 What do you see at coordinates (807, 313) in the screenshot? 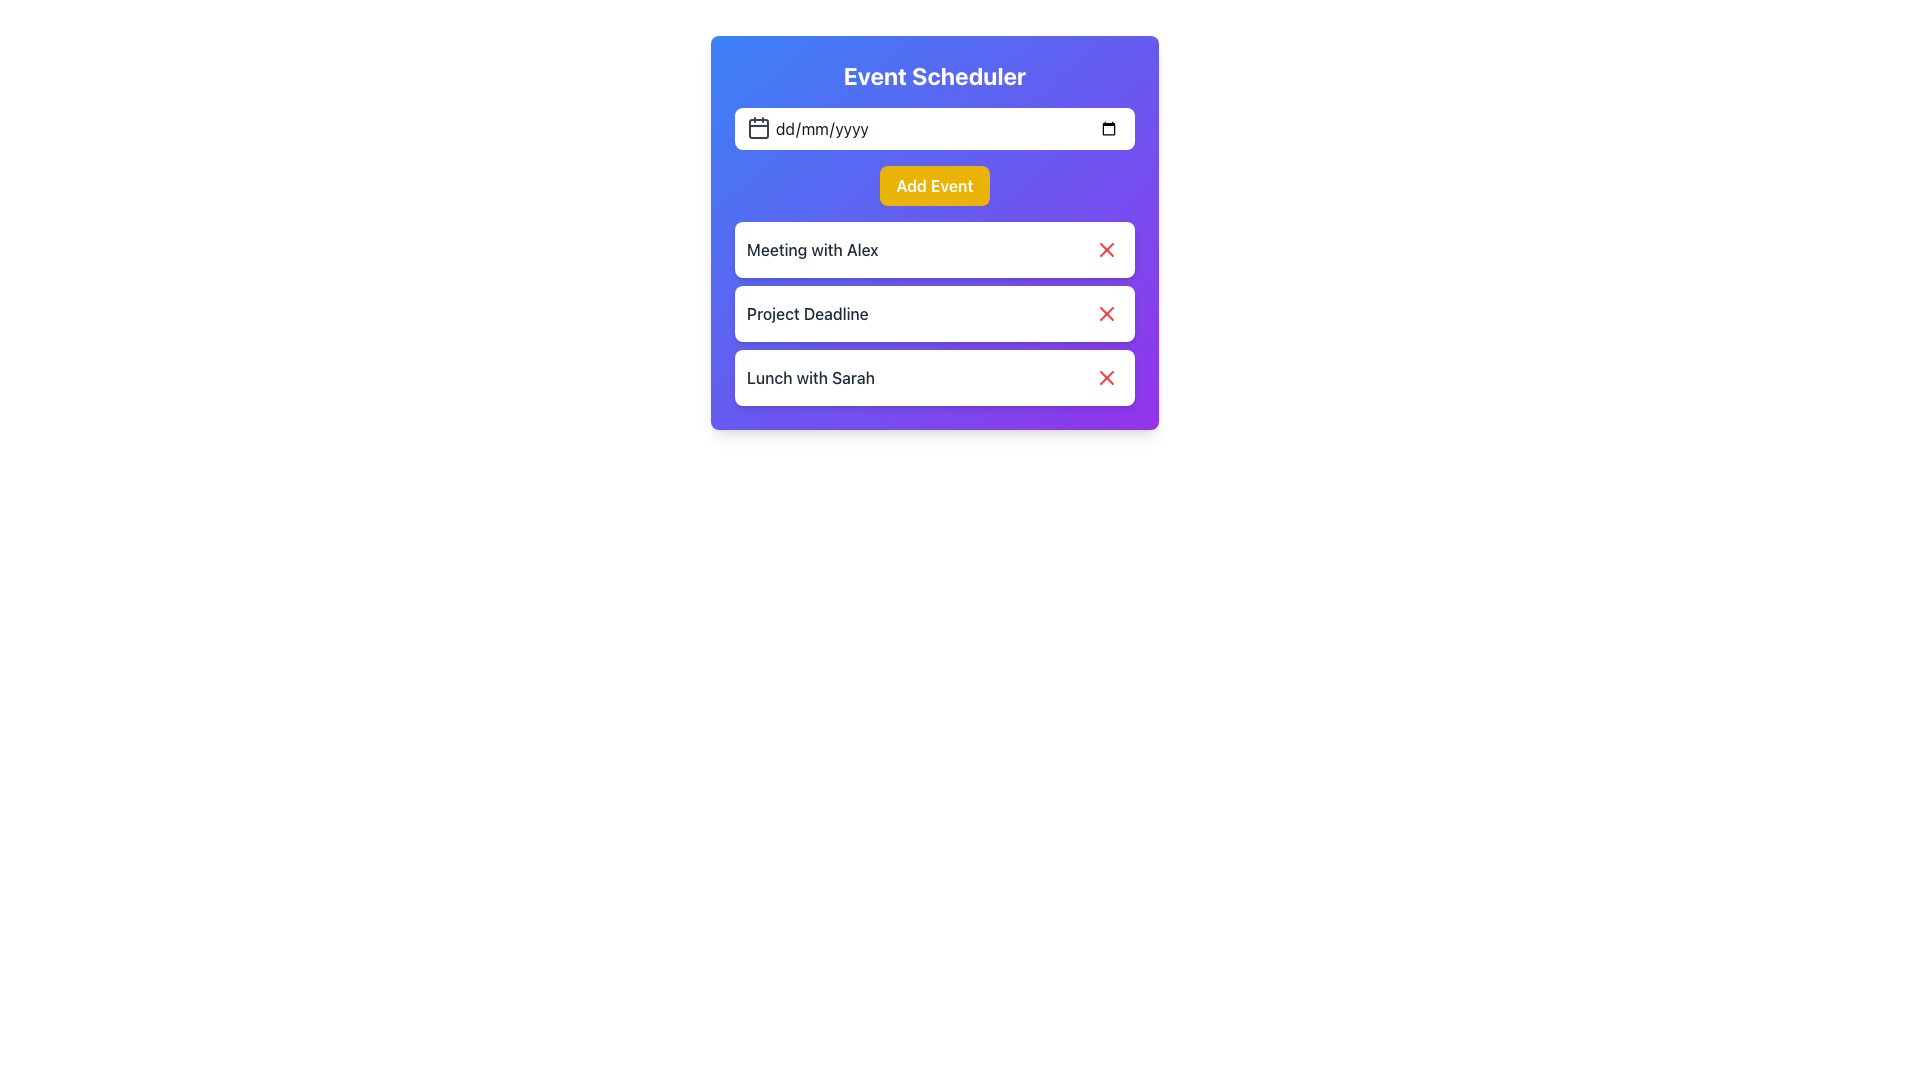
I see `the non-interactive label representing the title of an event or task in the middle list item of the 'Event Scheduler' interface` at bounding box center [807, 313].